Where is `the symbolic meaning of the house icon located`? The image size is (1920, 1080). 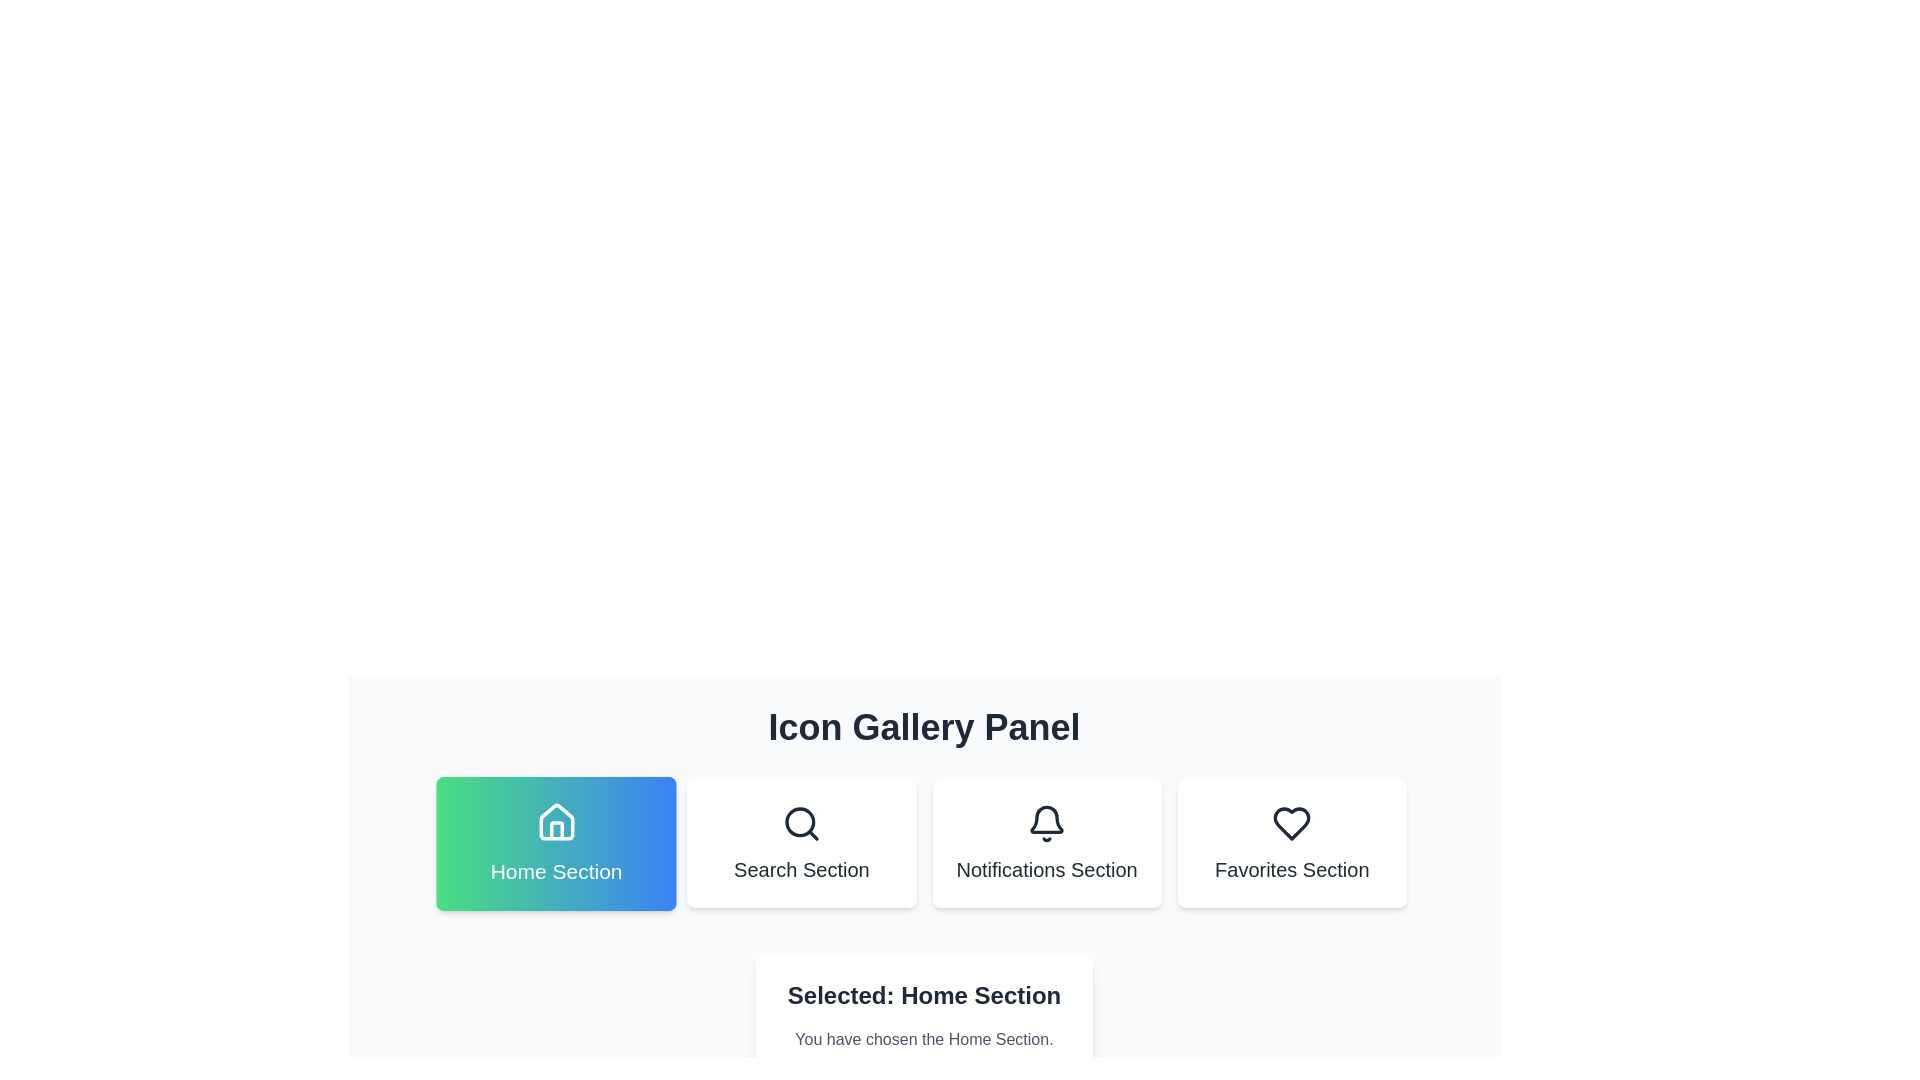 the symbolic meaning of the house icon located is located at coordinates (556, 822).